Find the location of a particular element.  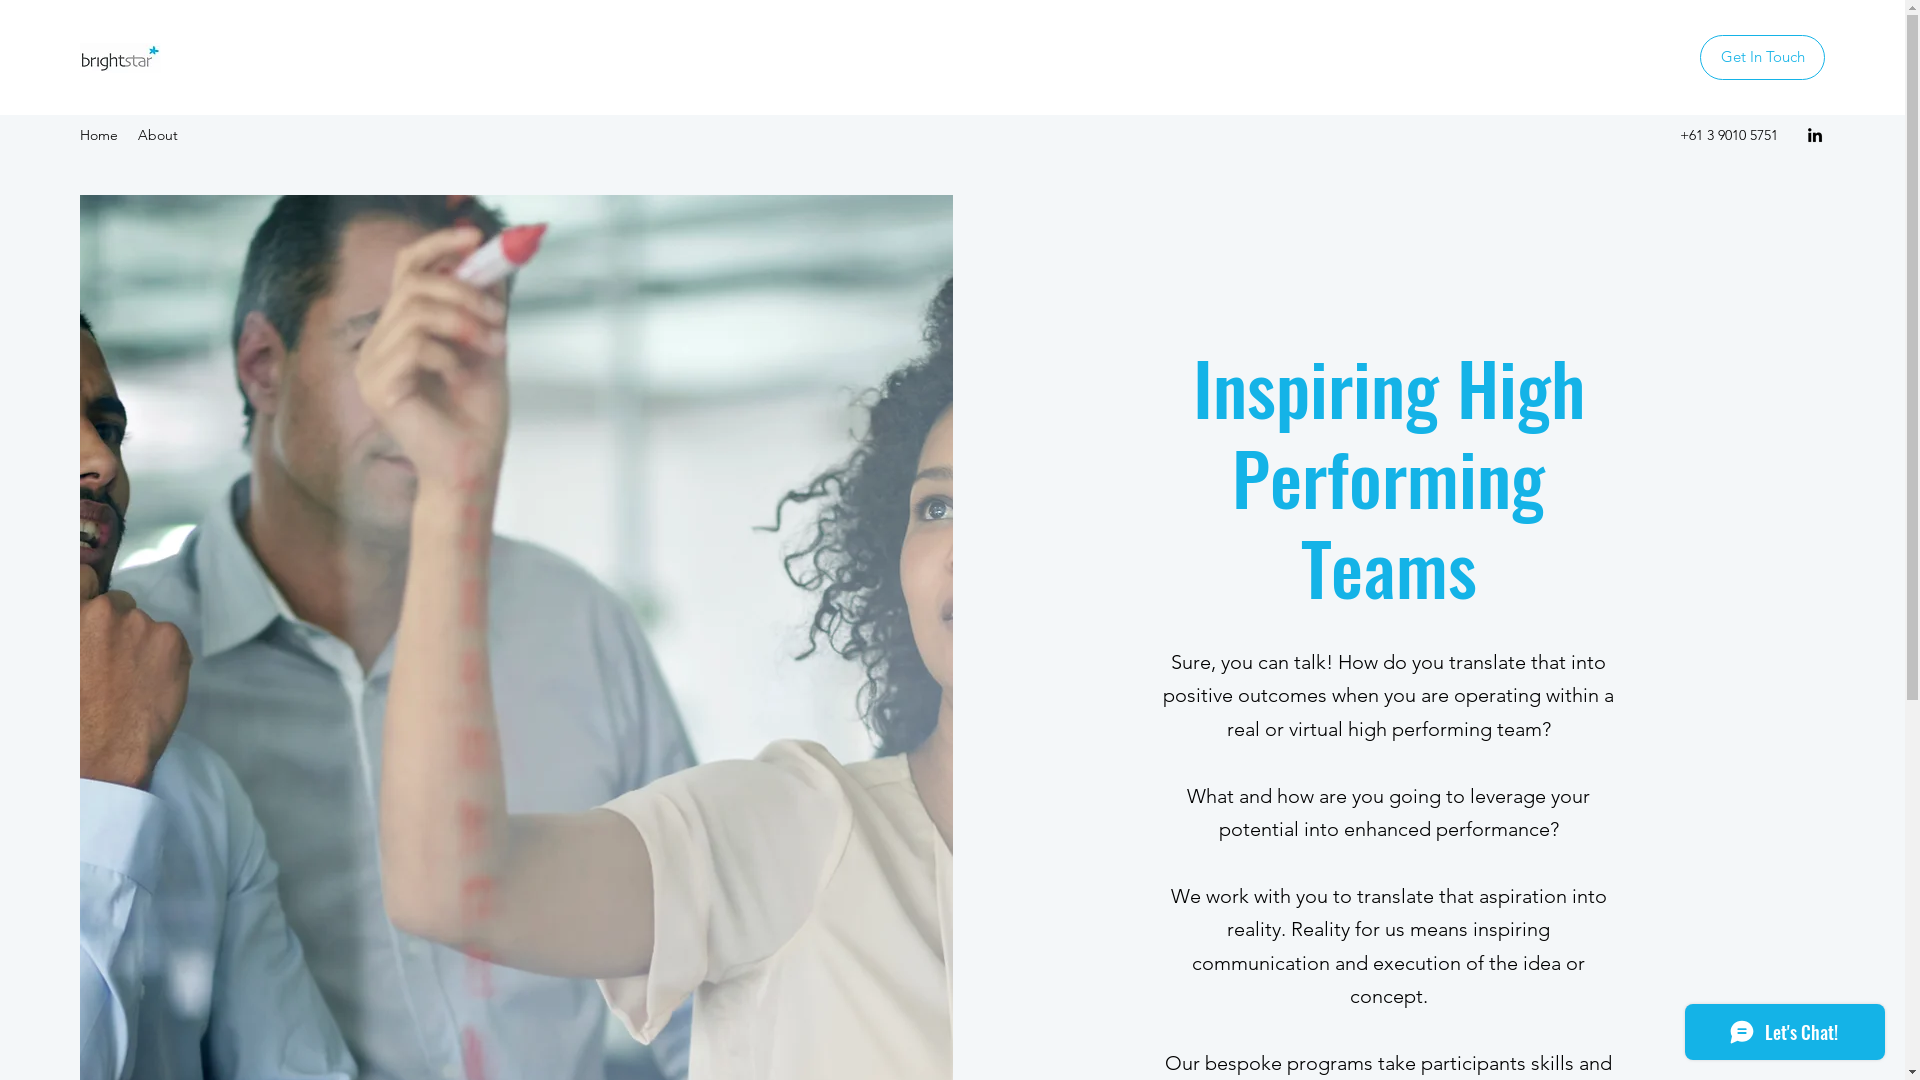

'Get In Touch' is located at coordinates (1698, 56).